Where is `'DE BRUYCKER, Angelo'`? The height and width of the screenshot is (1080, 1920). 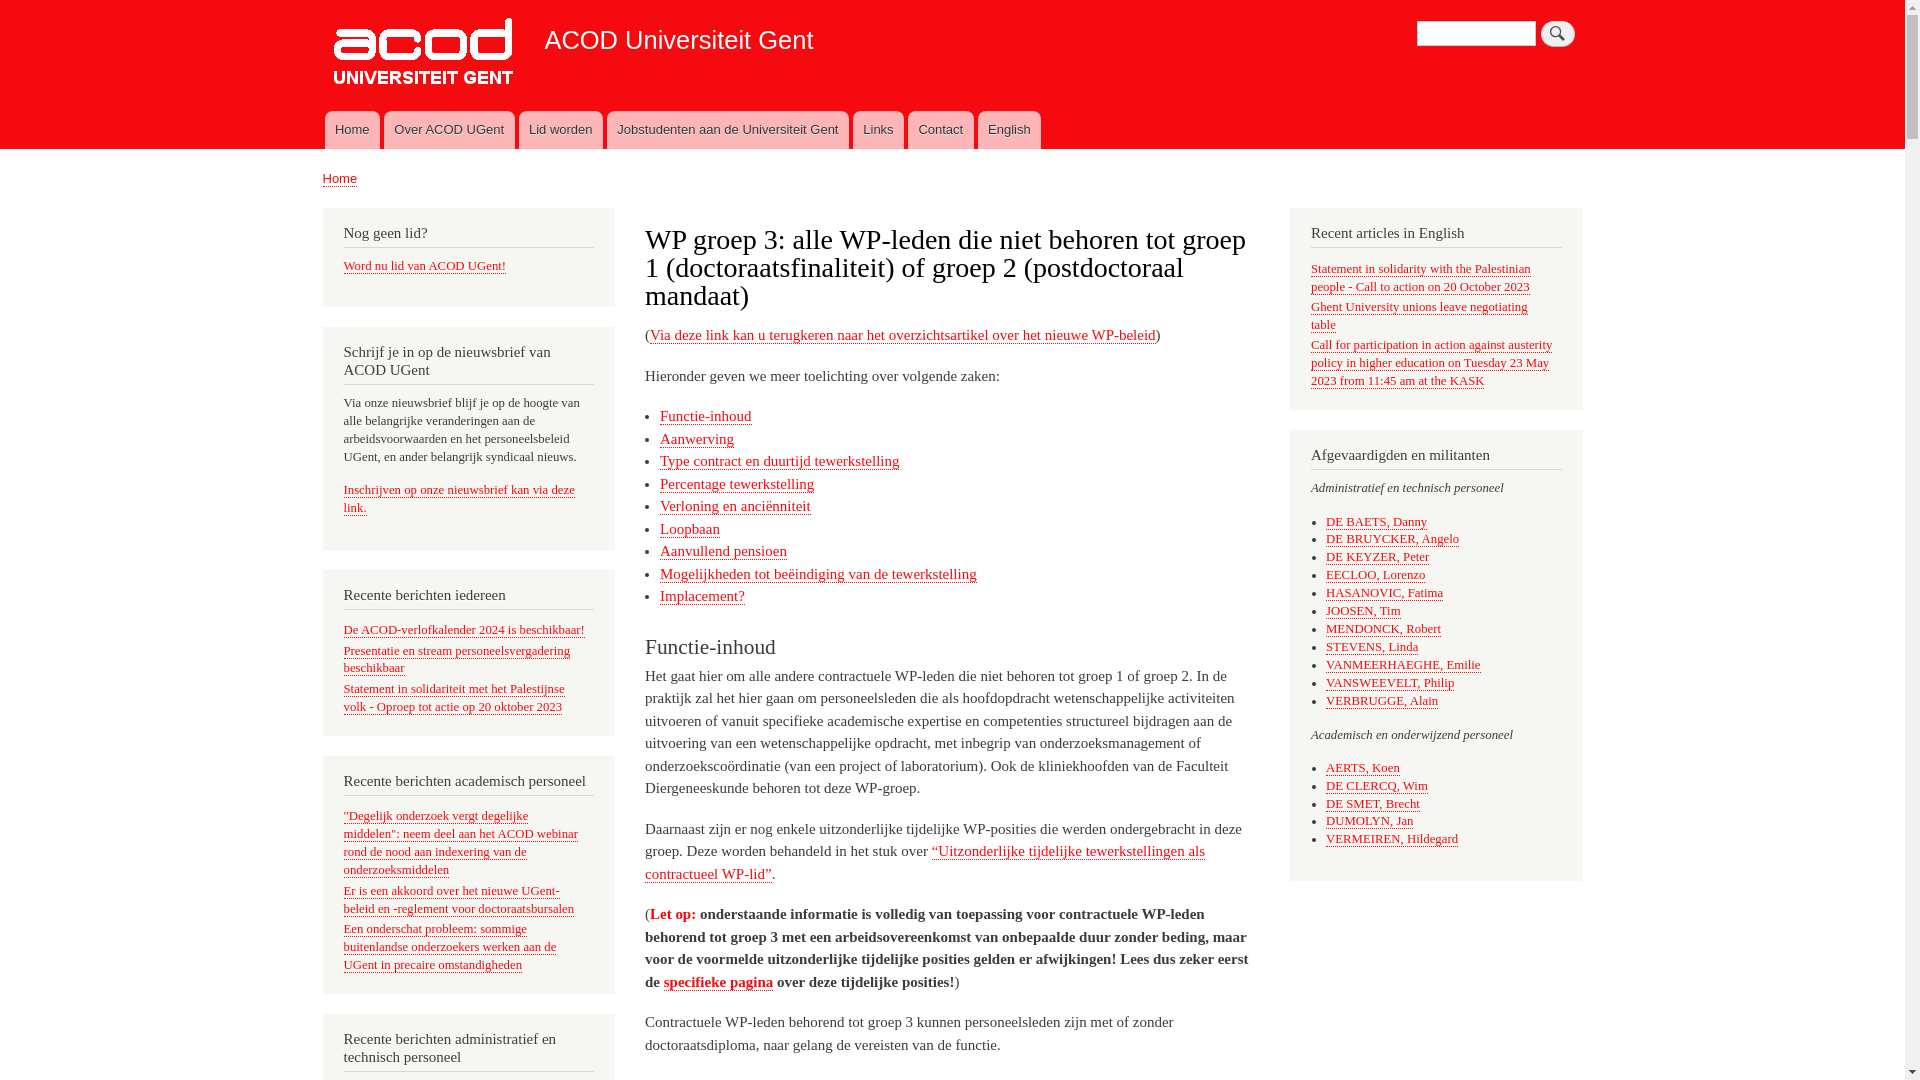
'DE BRUYCKER, Angelo' is located at coordinates (1391, 538).